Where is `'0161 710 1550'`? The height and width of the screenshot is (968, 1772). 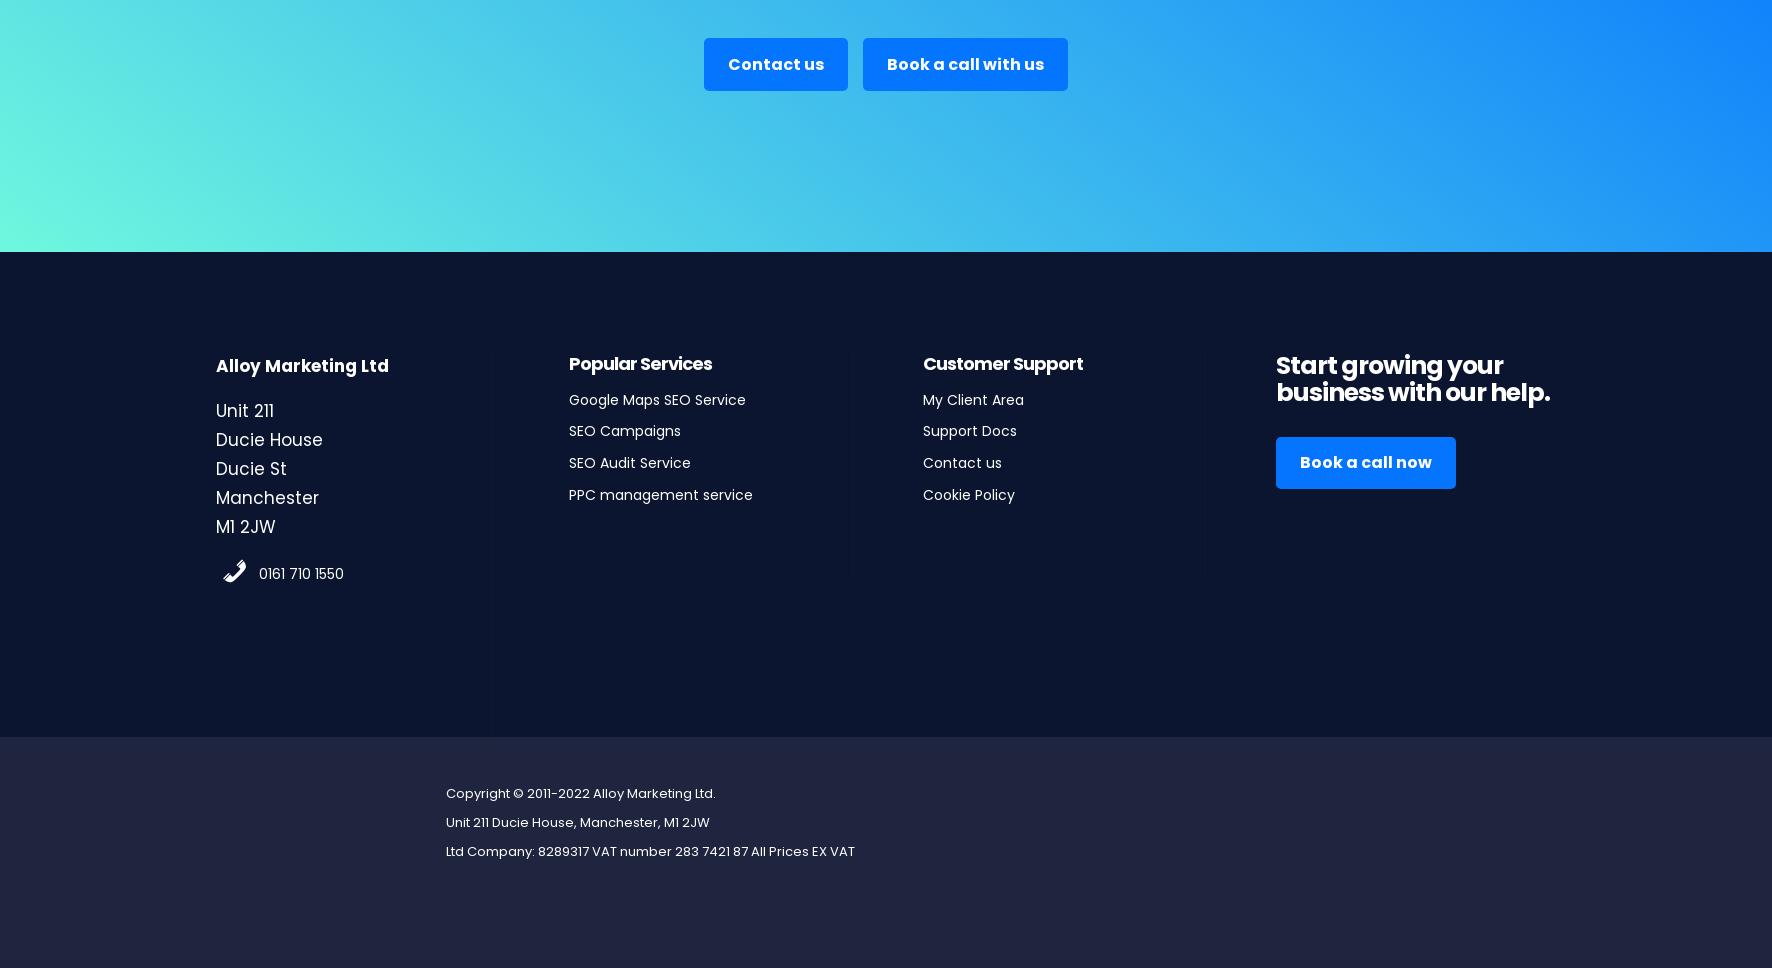 '0161 710 1550' is located at coordinates (258, 572).